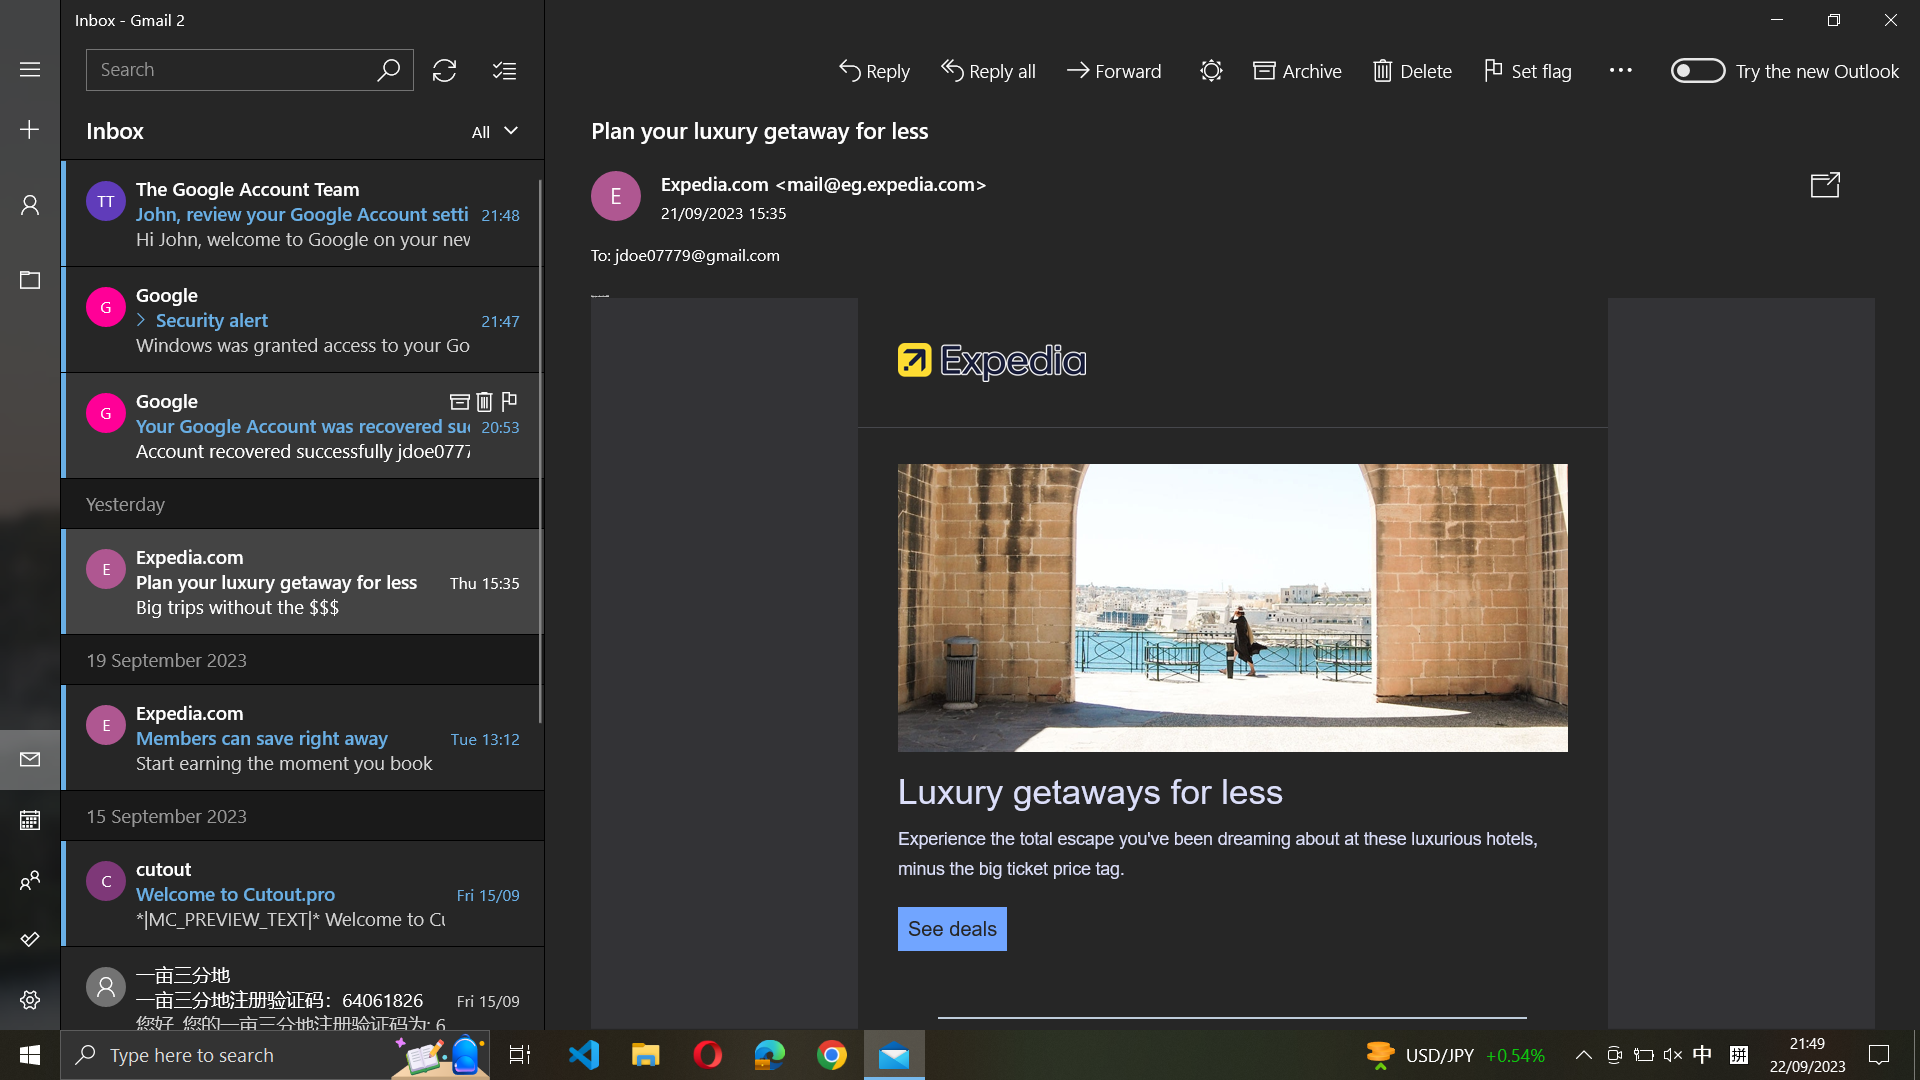 The image size is (1920, 1080). Describe the element at coordinates (951, 927) in the screenshot. I see `Inspect the details of the current email` at that location.